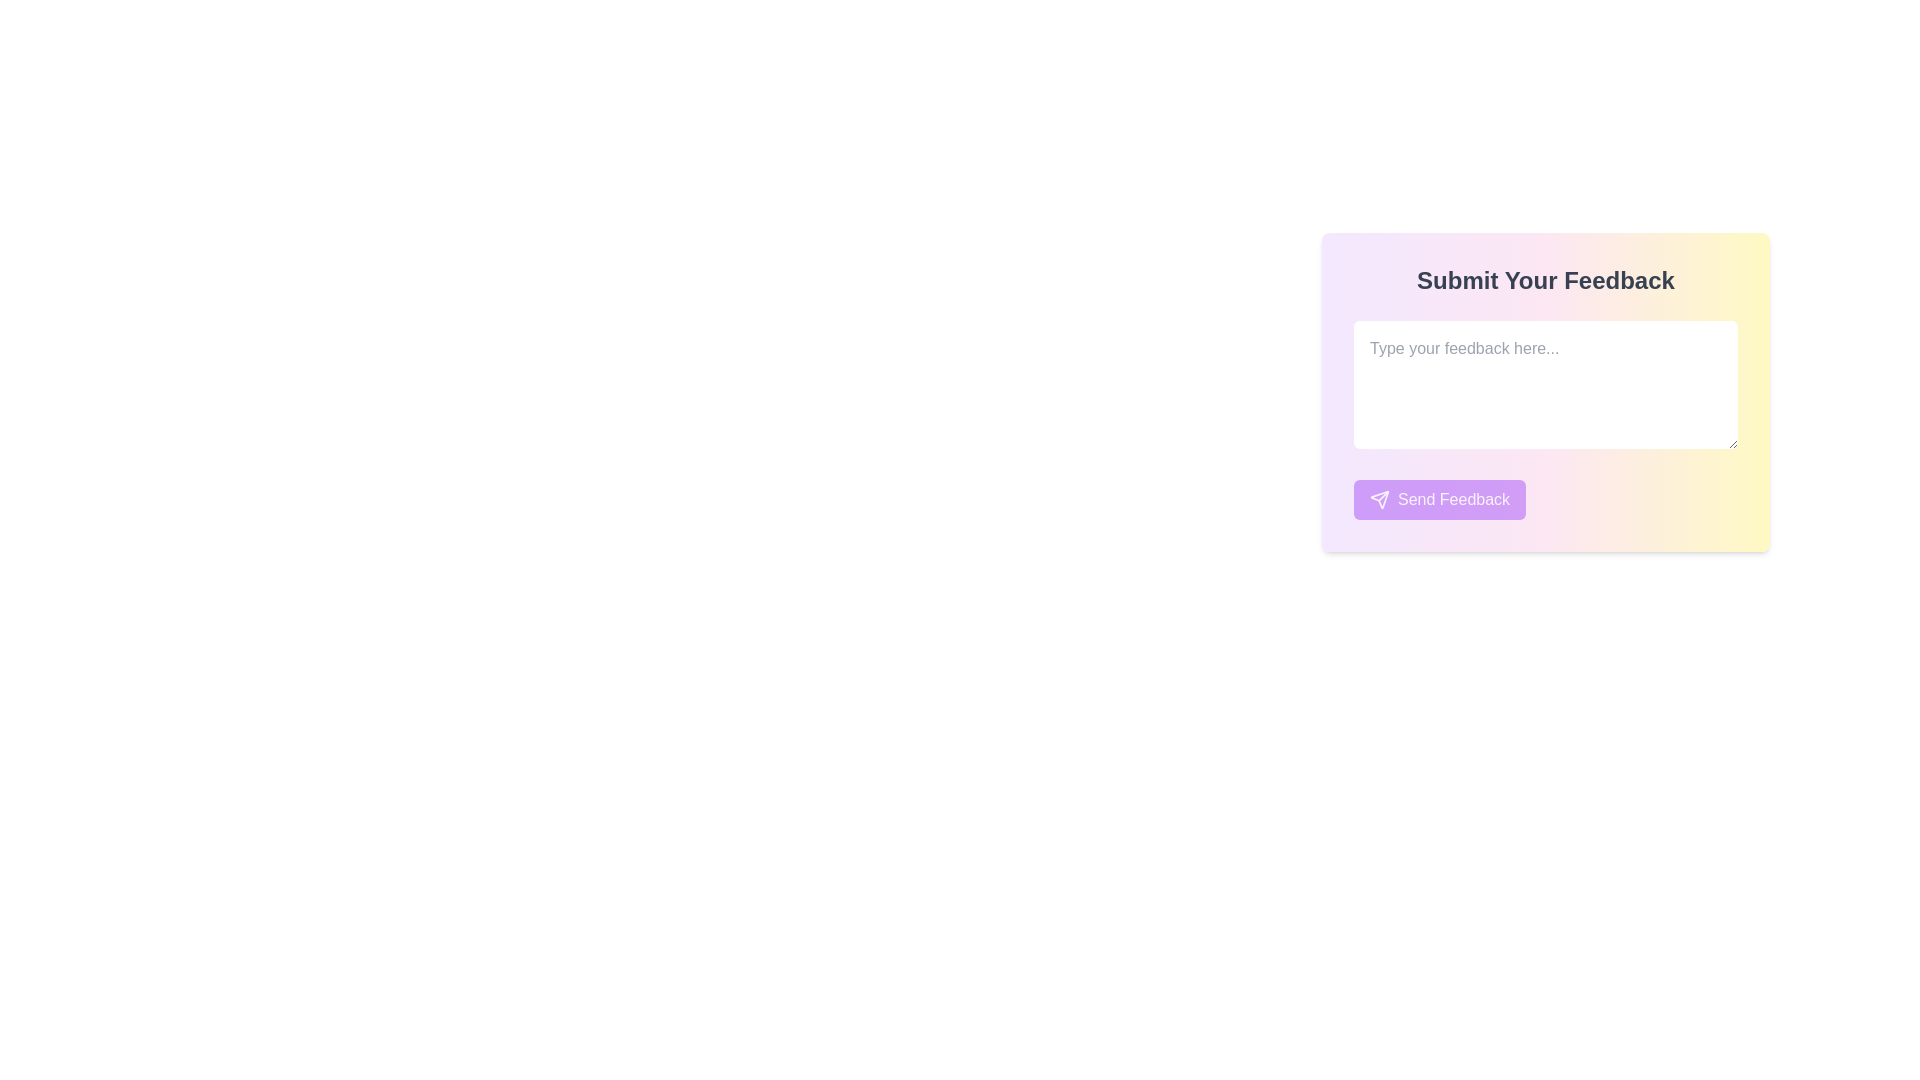  Describe the element at coordinates (1454, 499) in the screenshot. I see `text displayed on the 'Send Feedback' button, which is styled in bold white font on a purple background` at that location.